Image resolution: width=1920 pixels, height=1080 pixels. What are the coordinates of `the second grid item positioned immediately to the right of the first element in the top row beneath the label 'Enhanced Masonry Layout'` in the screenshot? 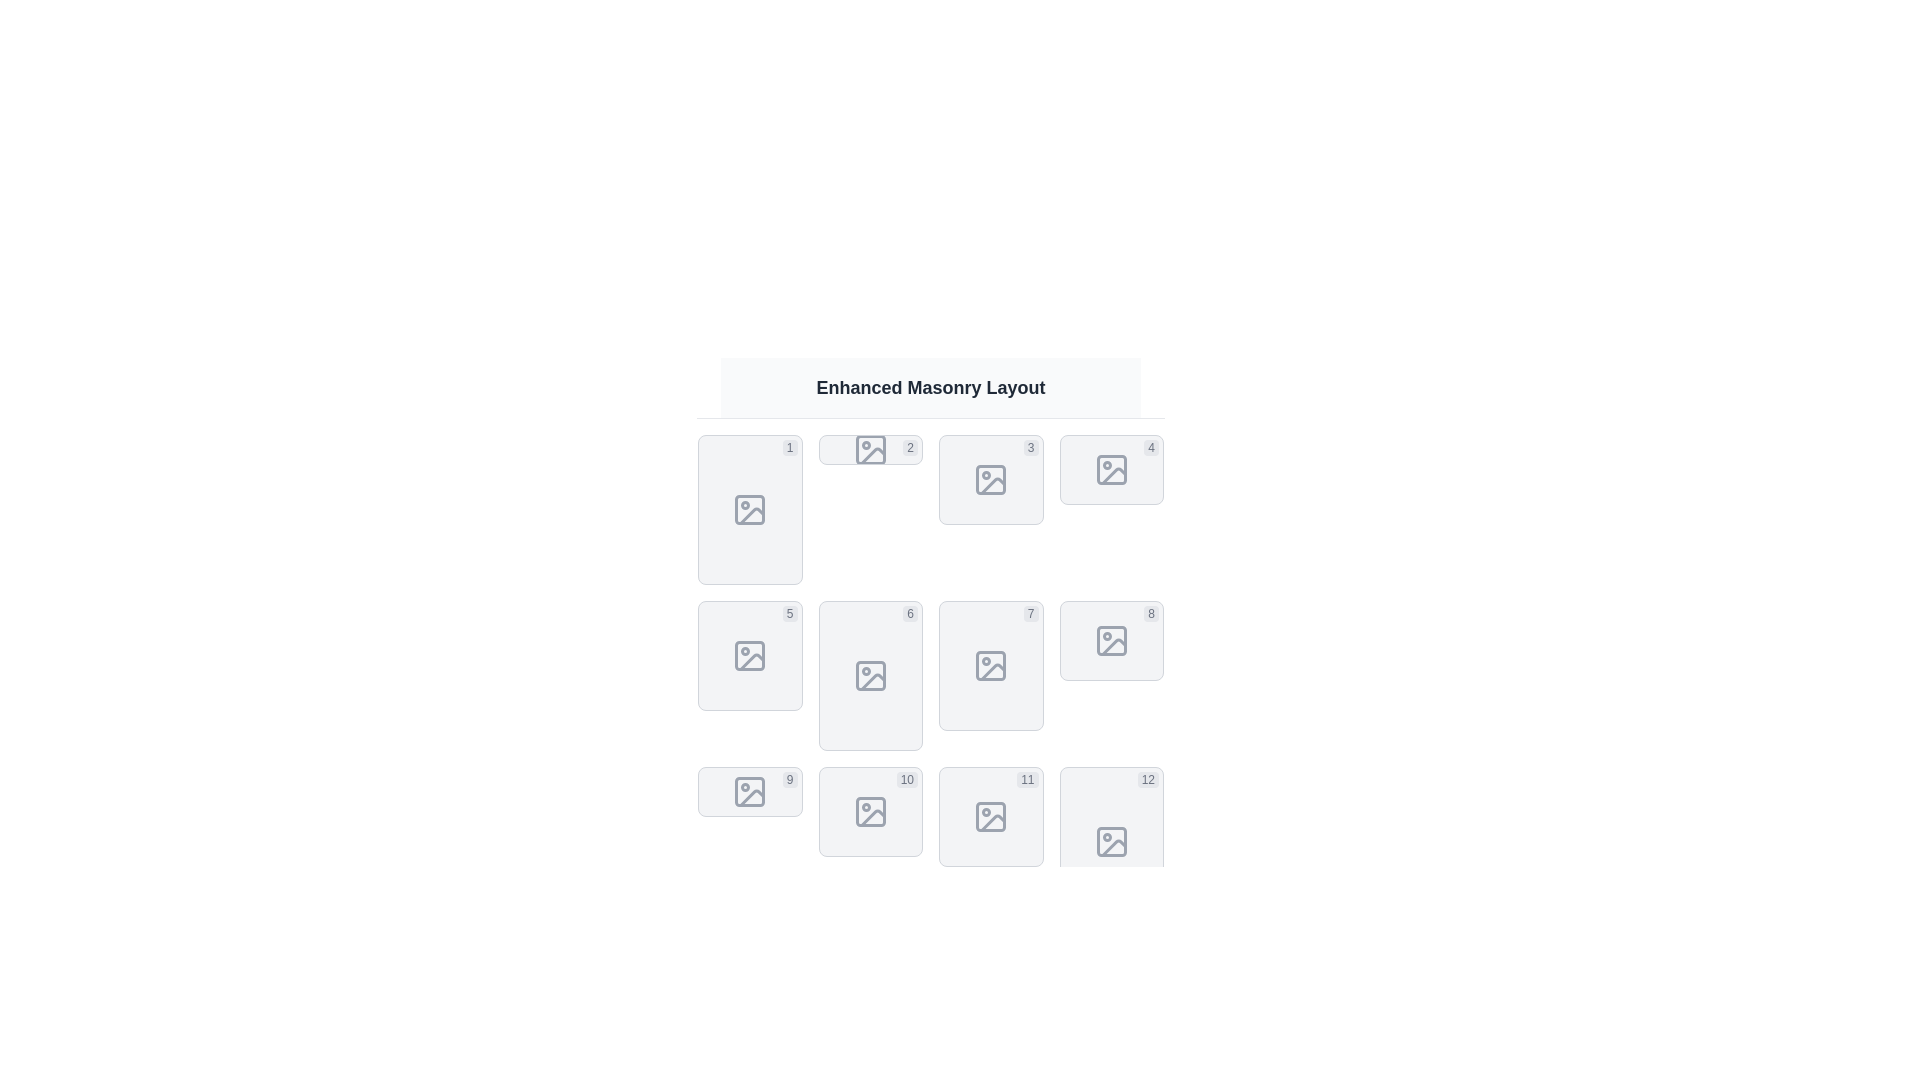 It's located at (870, 450).